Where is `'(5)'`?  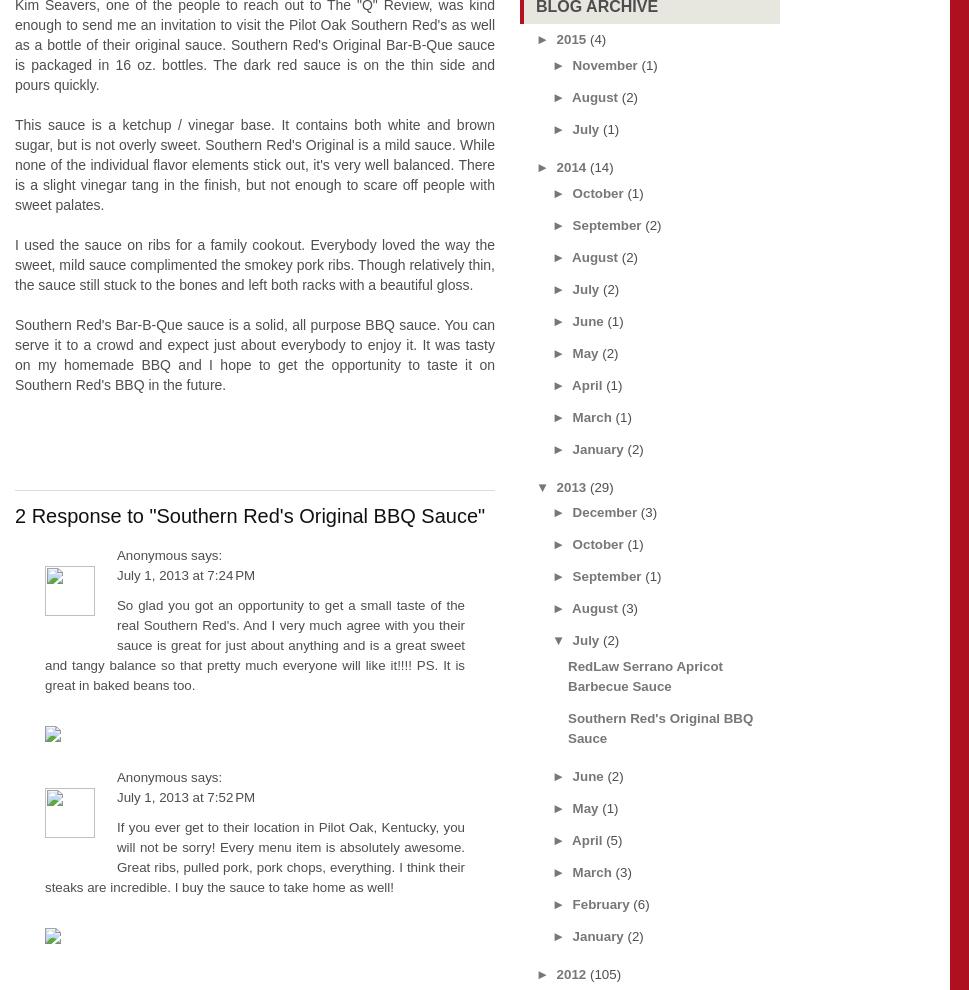 '(5)' is located at coordinates (612, 839).